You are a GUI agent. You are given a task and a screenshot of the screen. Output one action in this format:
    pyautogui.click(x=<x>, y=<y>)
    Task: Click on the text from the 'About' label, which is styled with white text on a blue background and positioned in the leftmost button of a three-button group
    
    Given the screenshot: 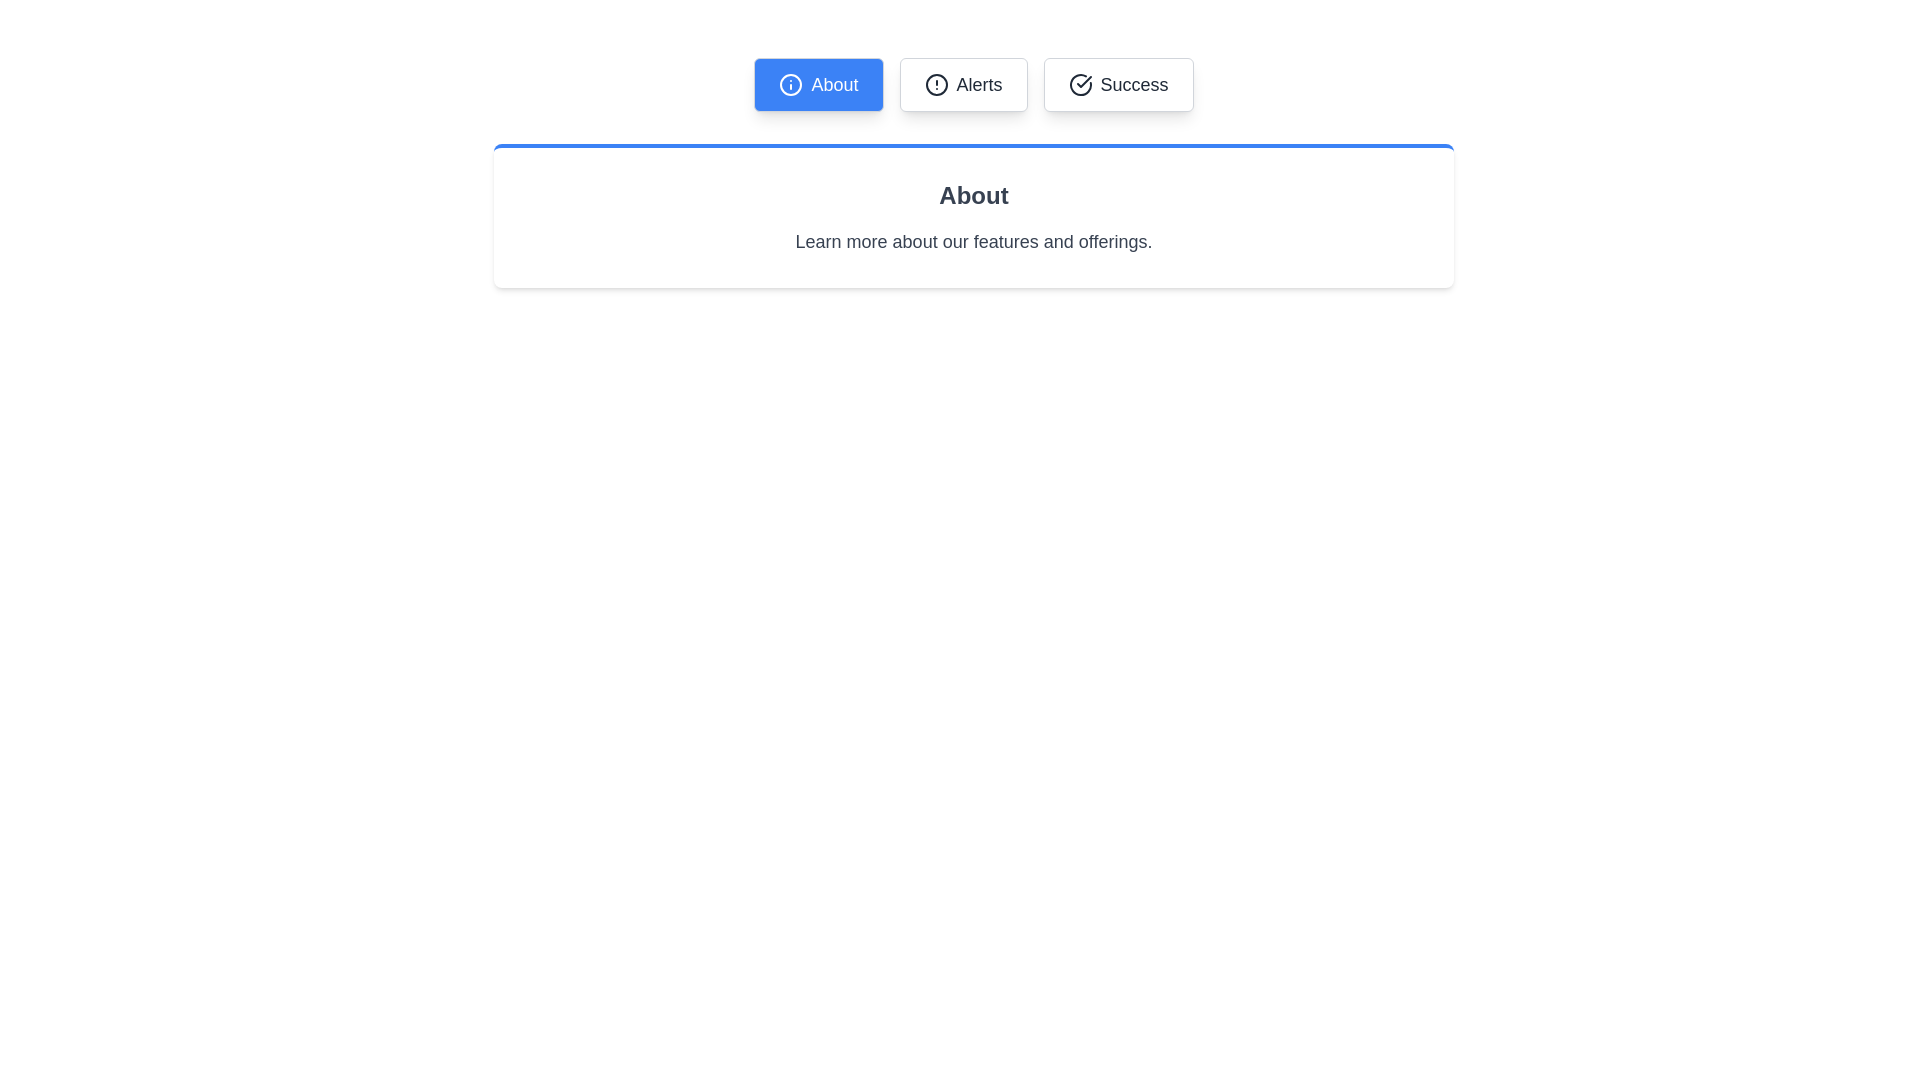 What is the action you would take?
    pyautogui.click(x=835, y=83)
    